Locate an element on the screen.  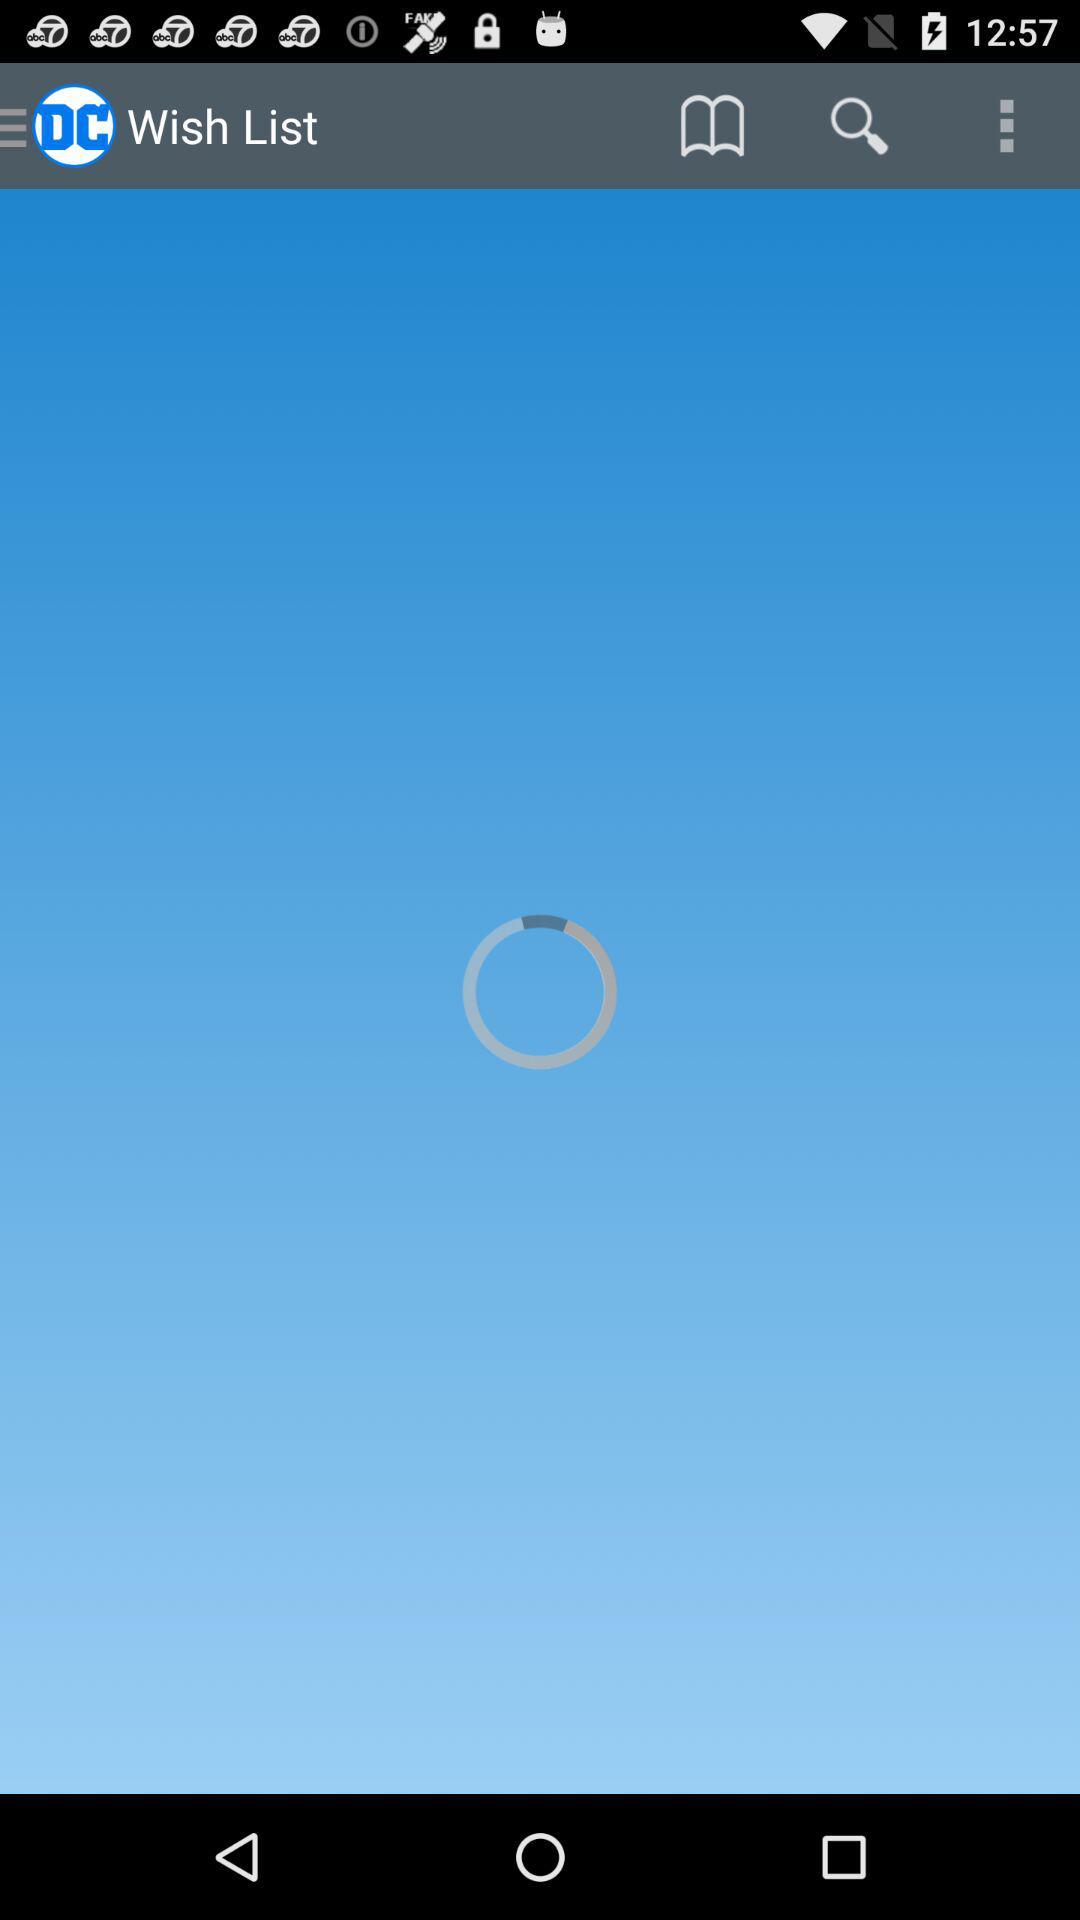
item next to wish list item is located at coordinates (711, 124).